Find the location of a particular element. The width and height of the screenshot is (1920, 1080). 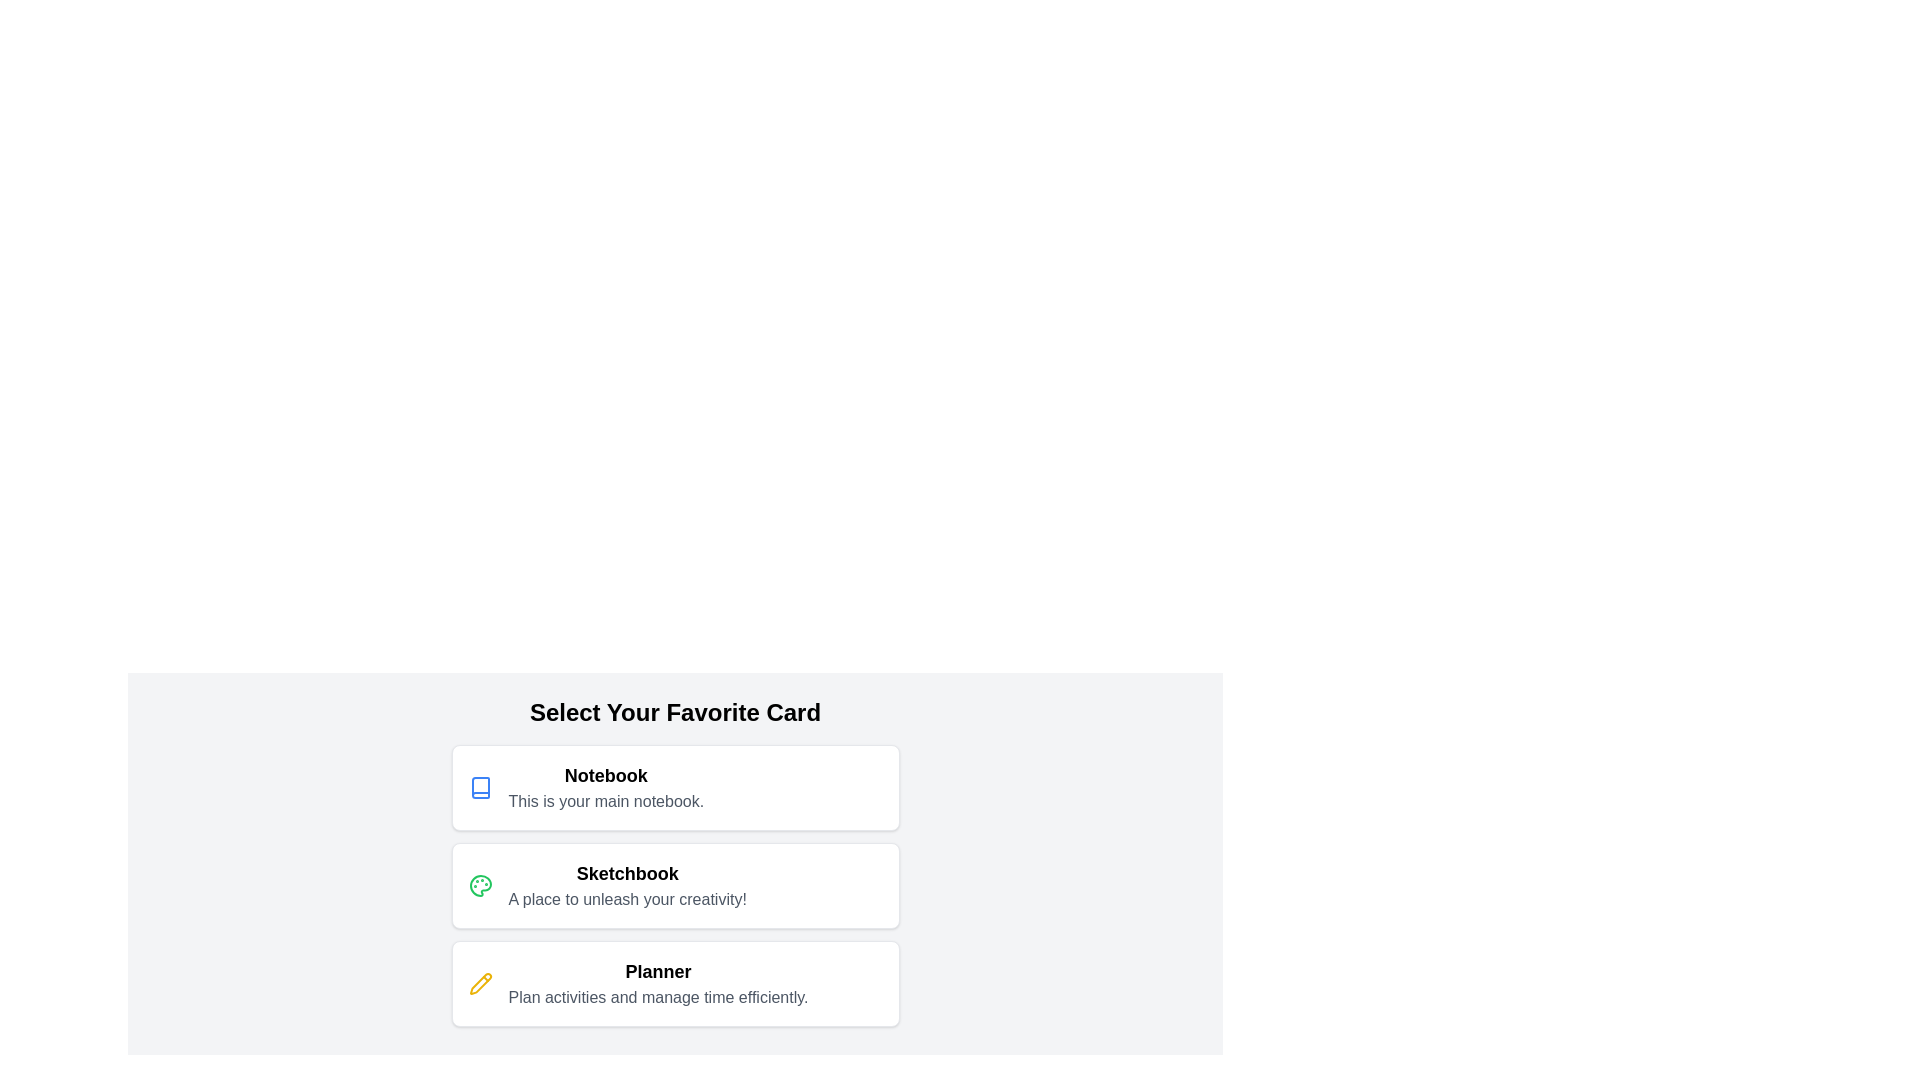

the Informational Card titled 'Sketchbook' that has a green palette icon and a white background, which is located in the middle of a vertical stack of cards under 'Select Your Favorite Card' is located at coordinates (675, 885).